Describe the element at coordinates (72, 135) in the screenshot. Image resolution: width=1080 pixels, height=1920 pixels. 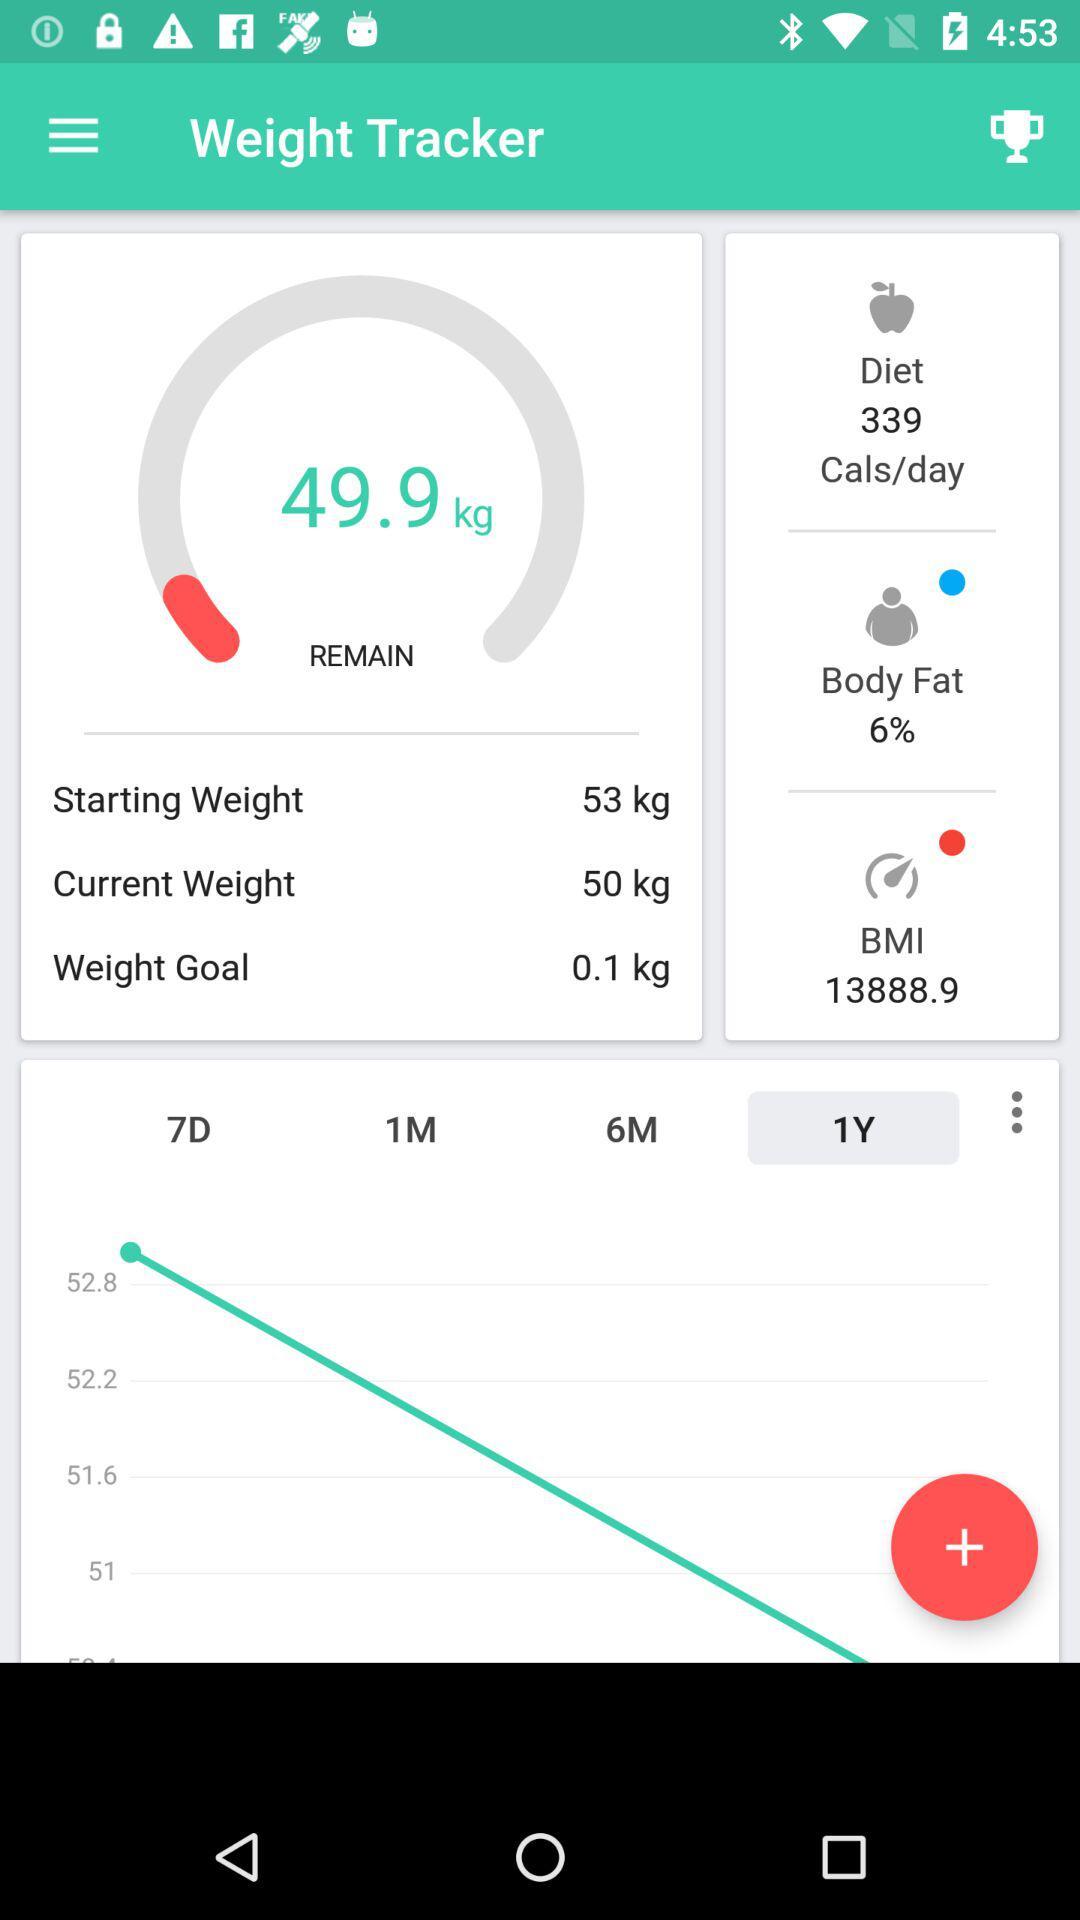
I see `the item at the top left corner` at that location.